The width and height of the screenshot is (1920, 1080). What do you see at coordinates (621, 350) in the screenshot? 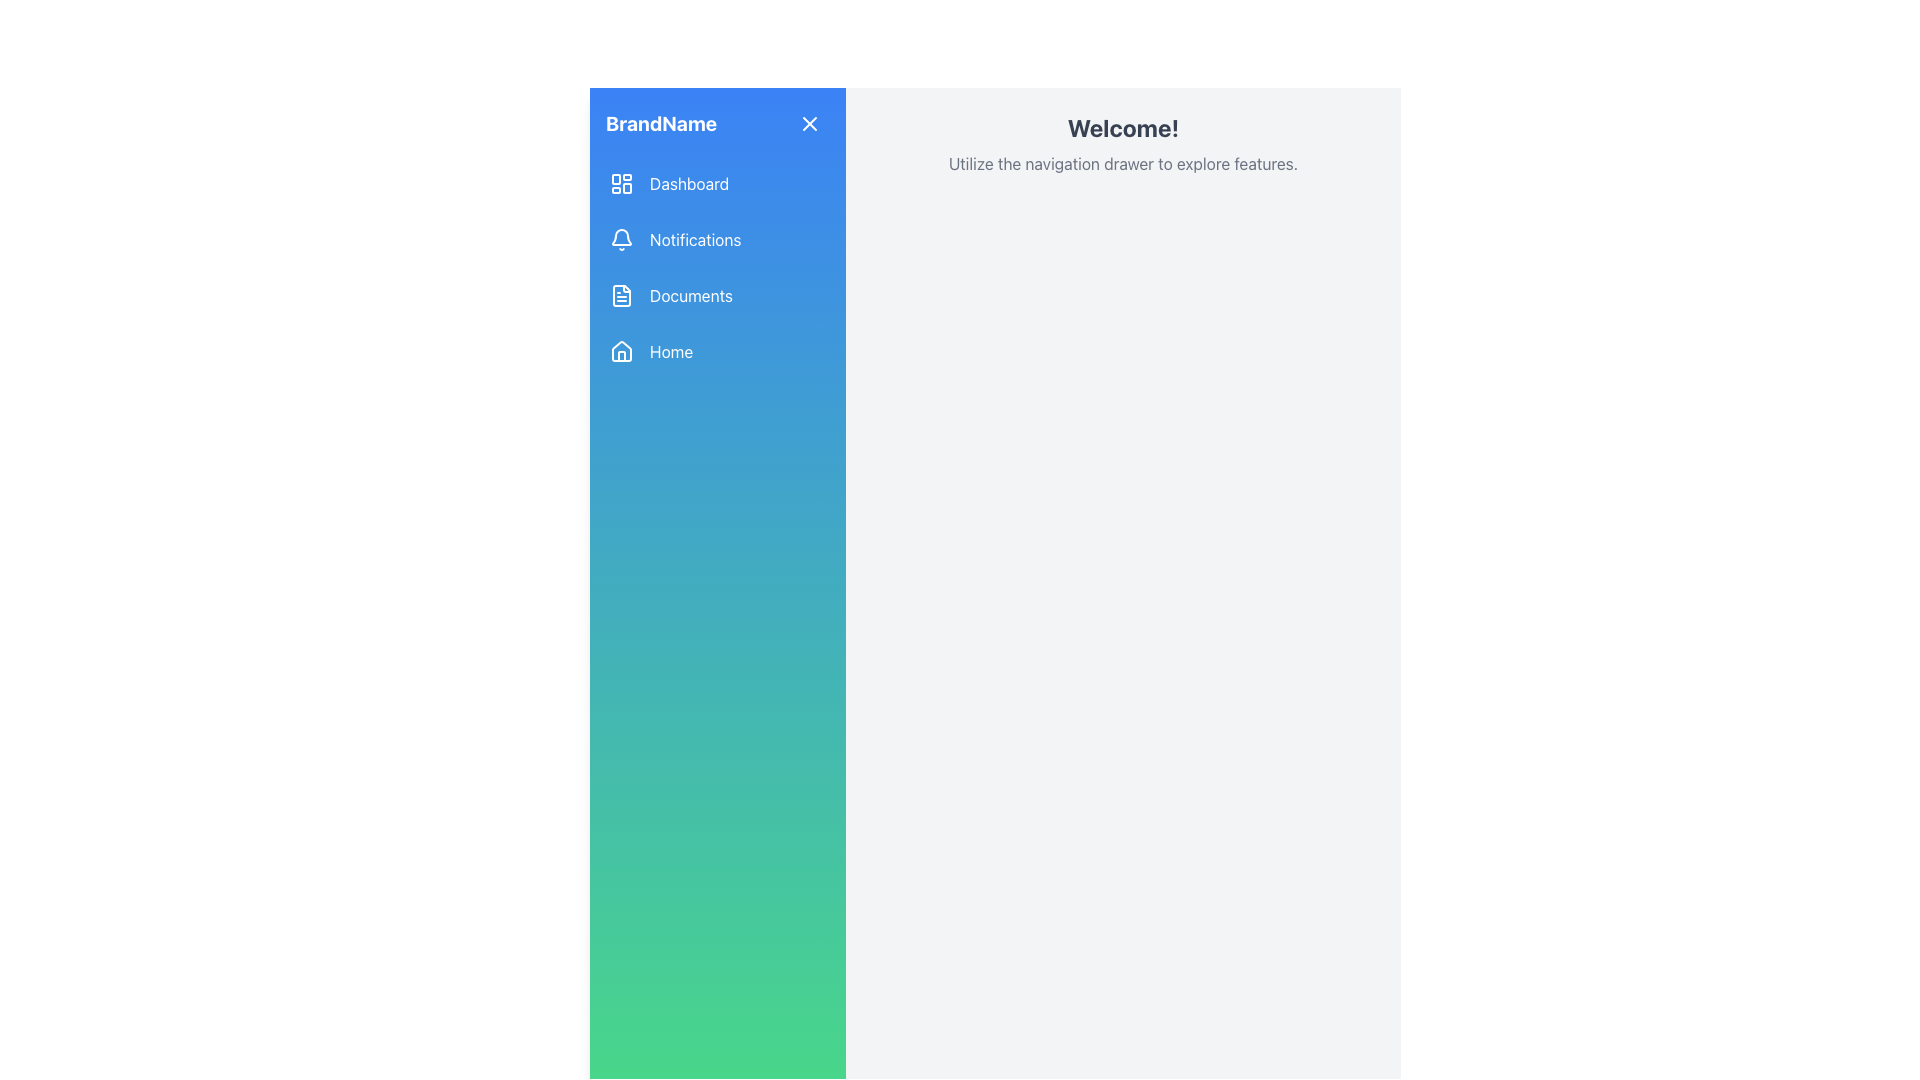
I see `the house icon in the Home navigation option within the sidebar, which features a triangular roof and rectangular base` at bounding box center [621, 350].